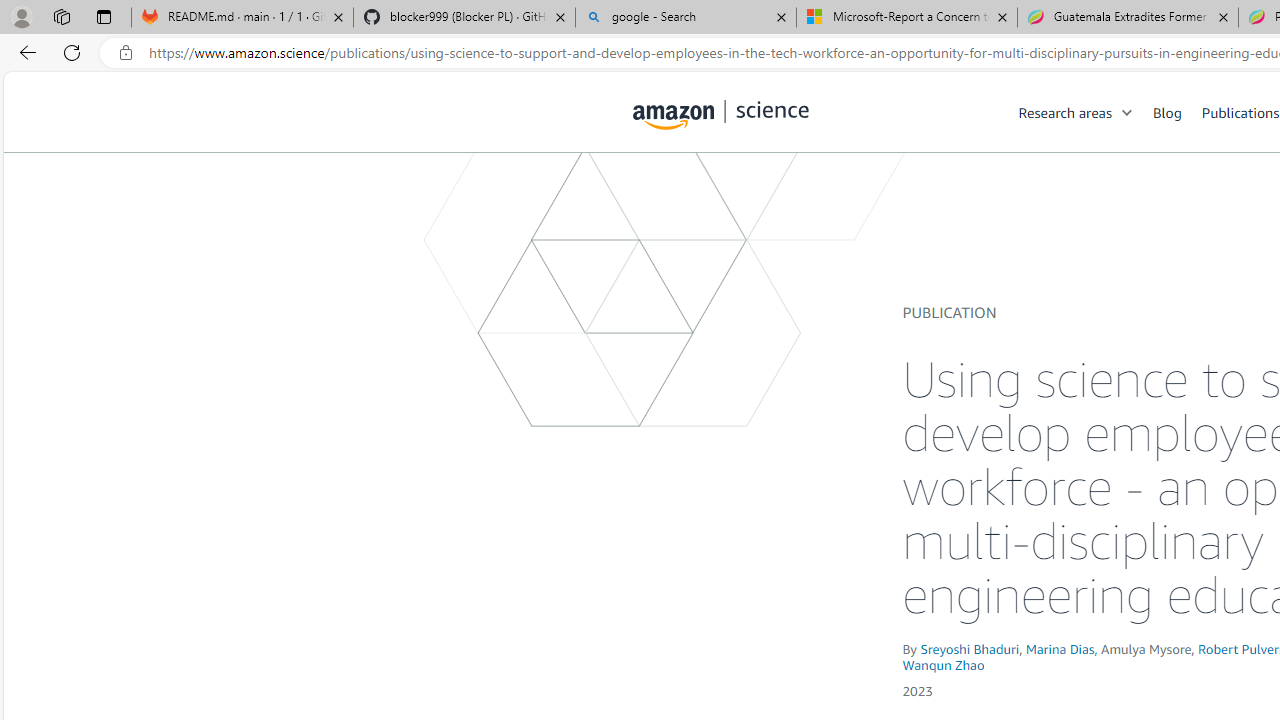  I want to click on 'Research areas', so click(1085, 111).